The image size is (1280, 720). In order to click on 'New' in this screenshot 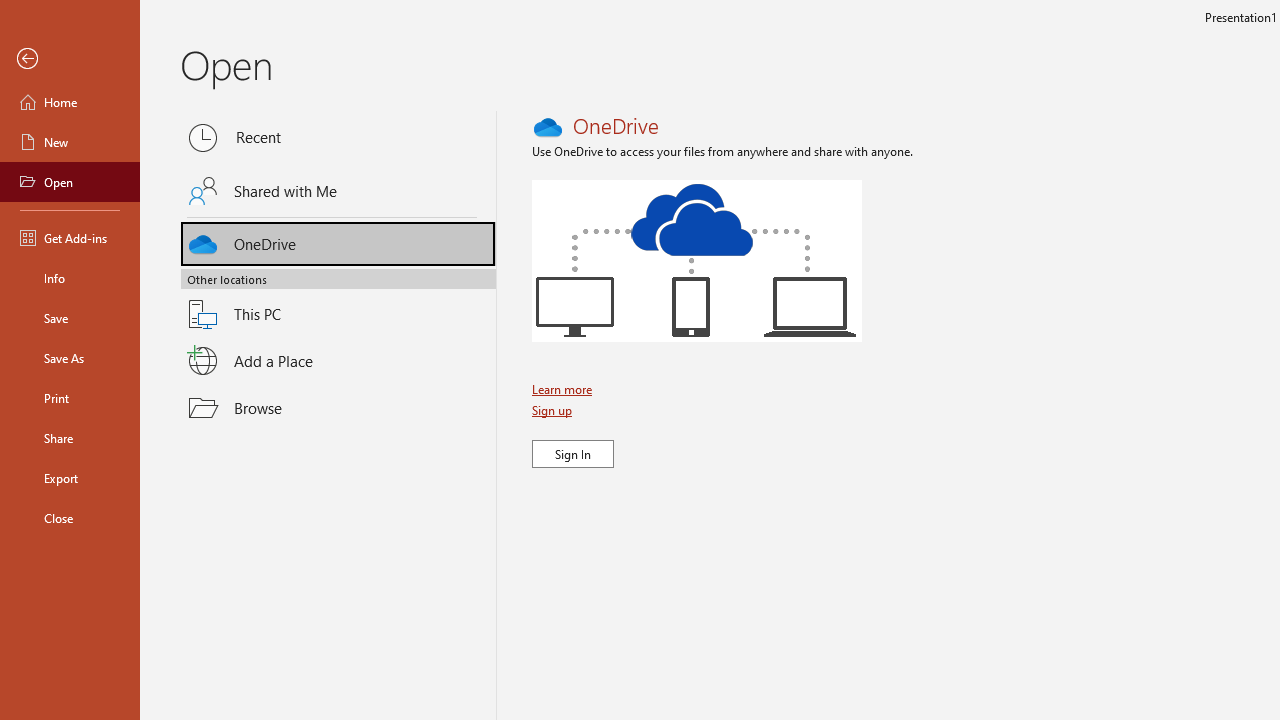, I will do `click(69, 140)`.